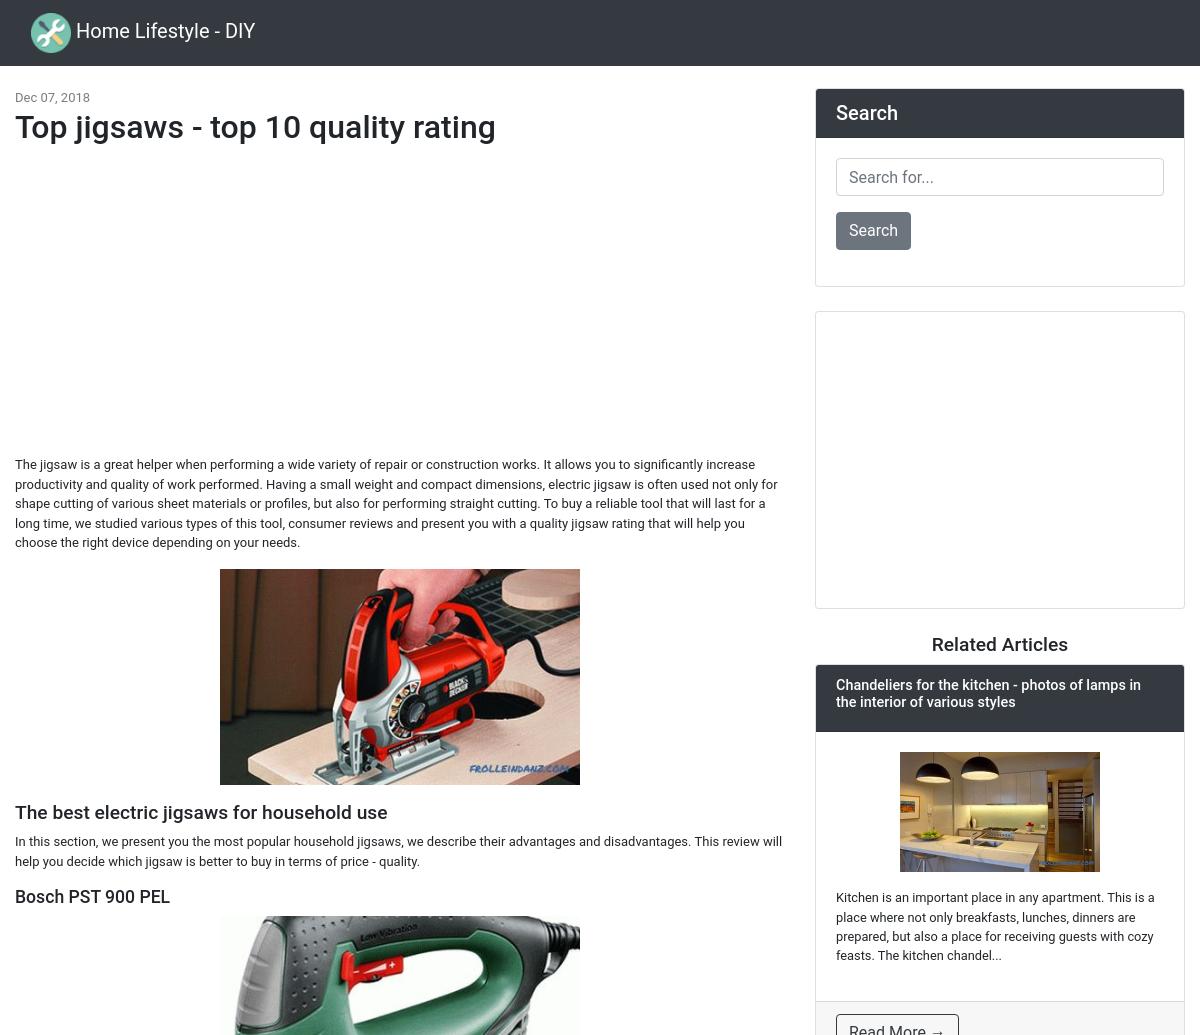 The width and height of the screenshot is (1200, 1035). Describe the element at coordinates (988, 692) in the screenshot. I see `'Chandeliers for the kitchen - photos of lamps in the interior of various styles'` at that location.